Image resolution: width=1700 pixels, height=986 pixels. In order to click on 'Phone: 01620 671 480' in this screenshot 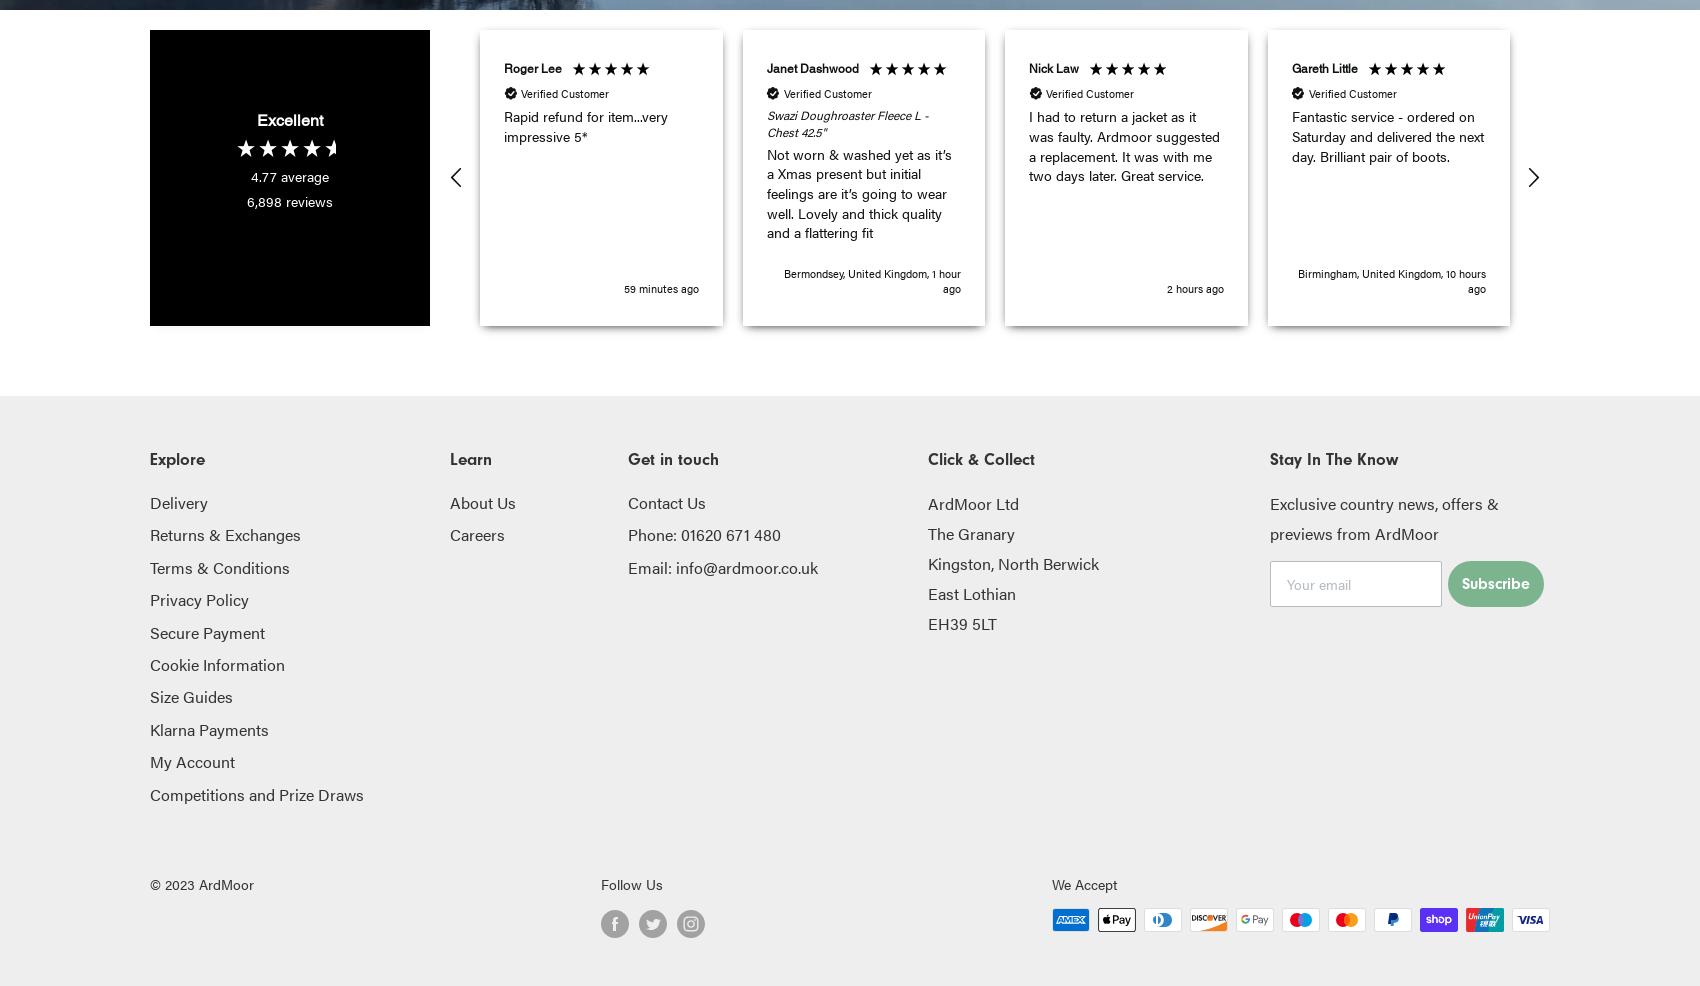, I will do `click(704, 533)`.